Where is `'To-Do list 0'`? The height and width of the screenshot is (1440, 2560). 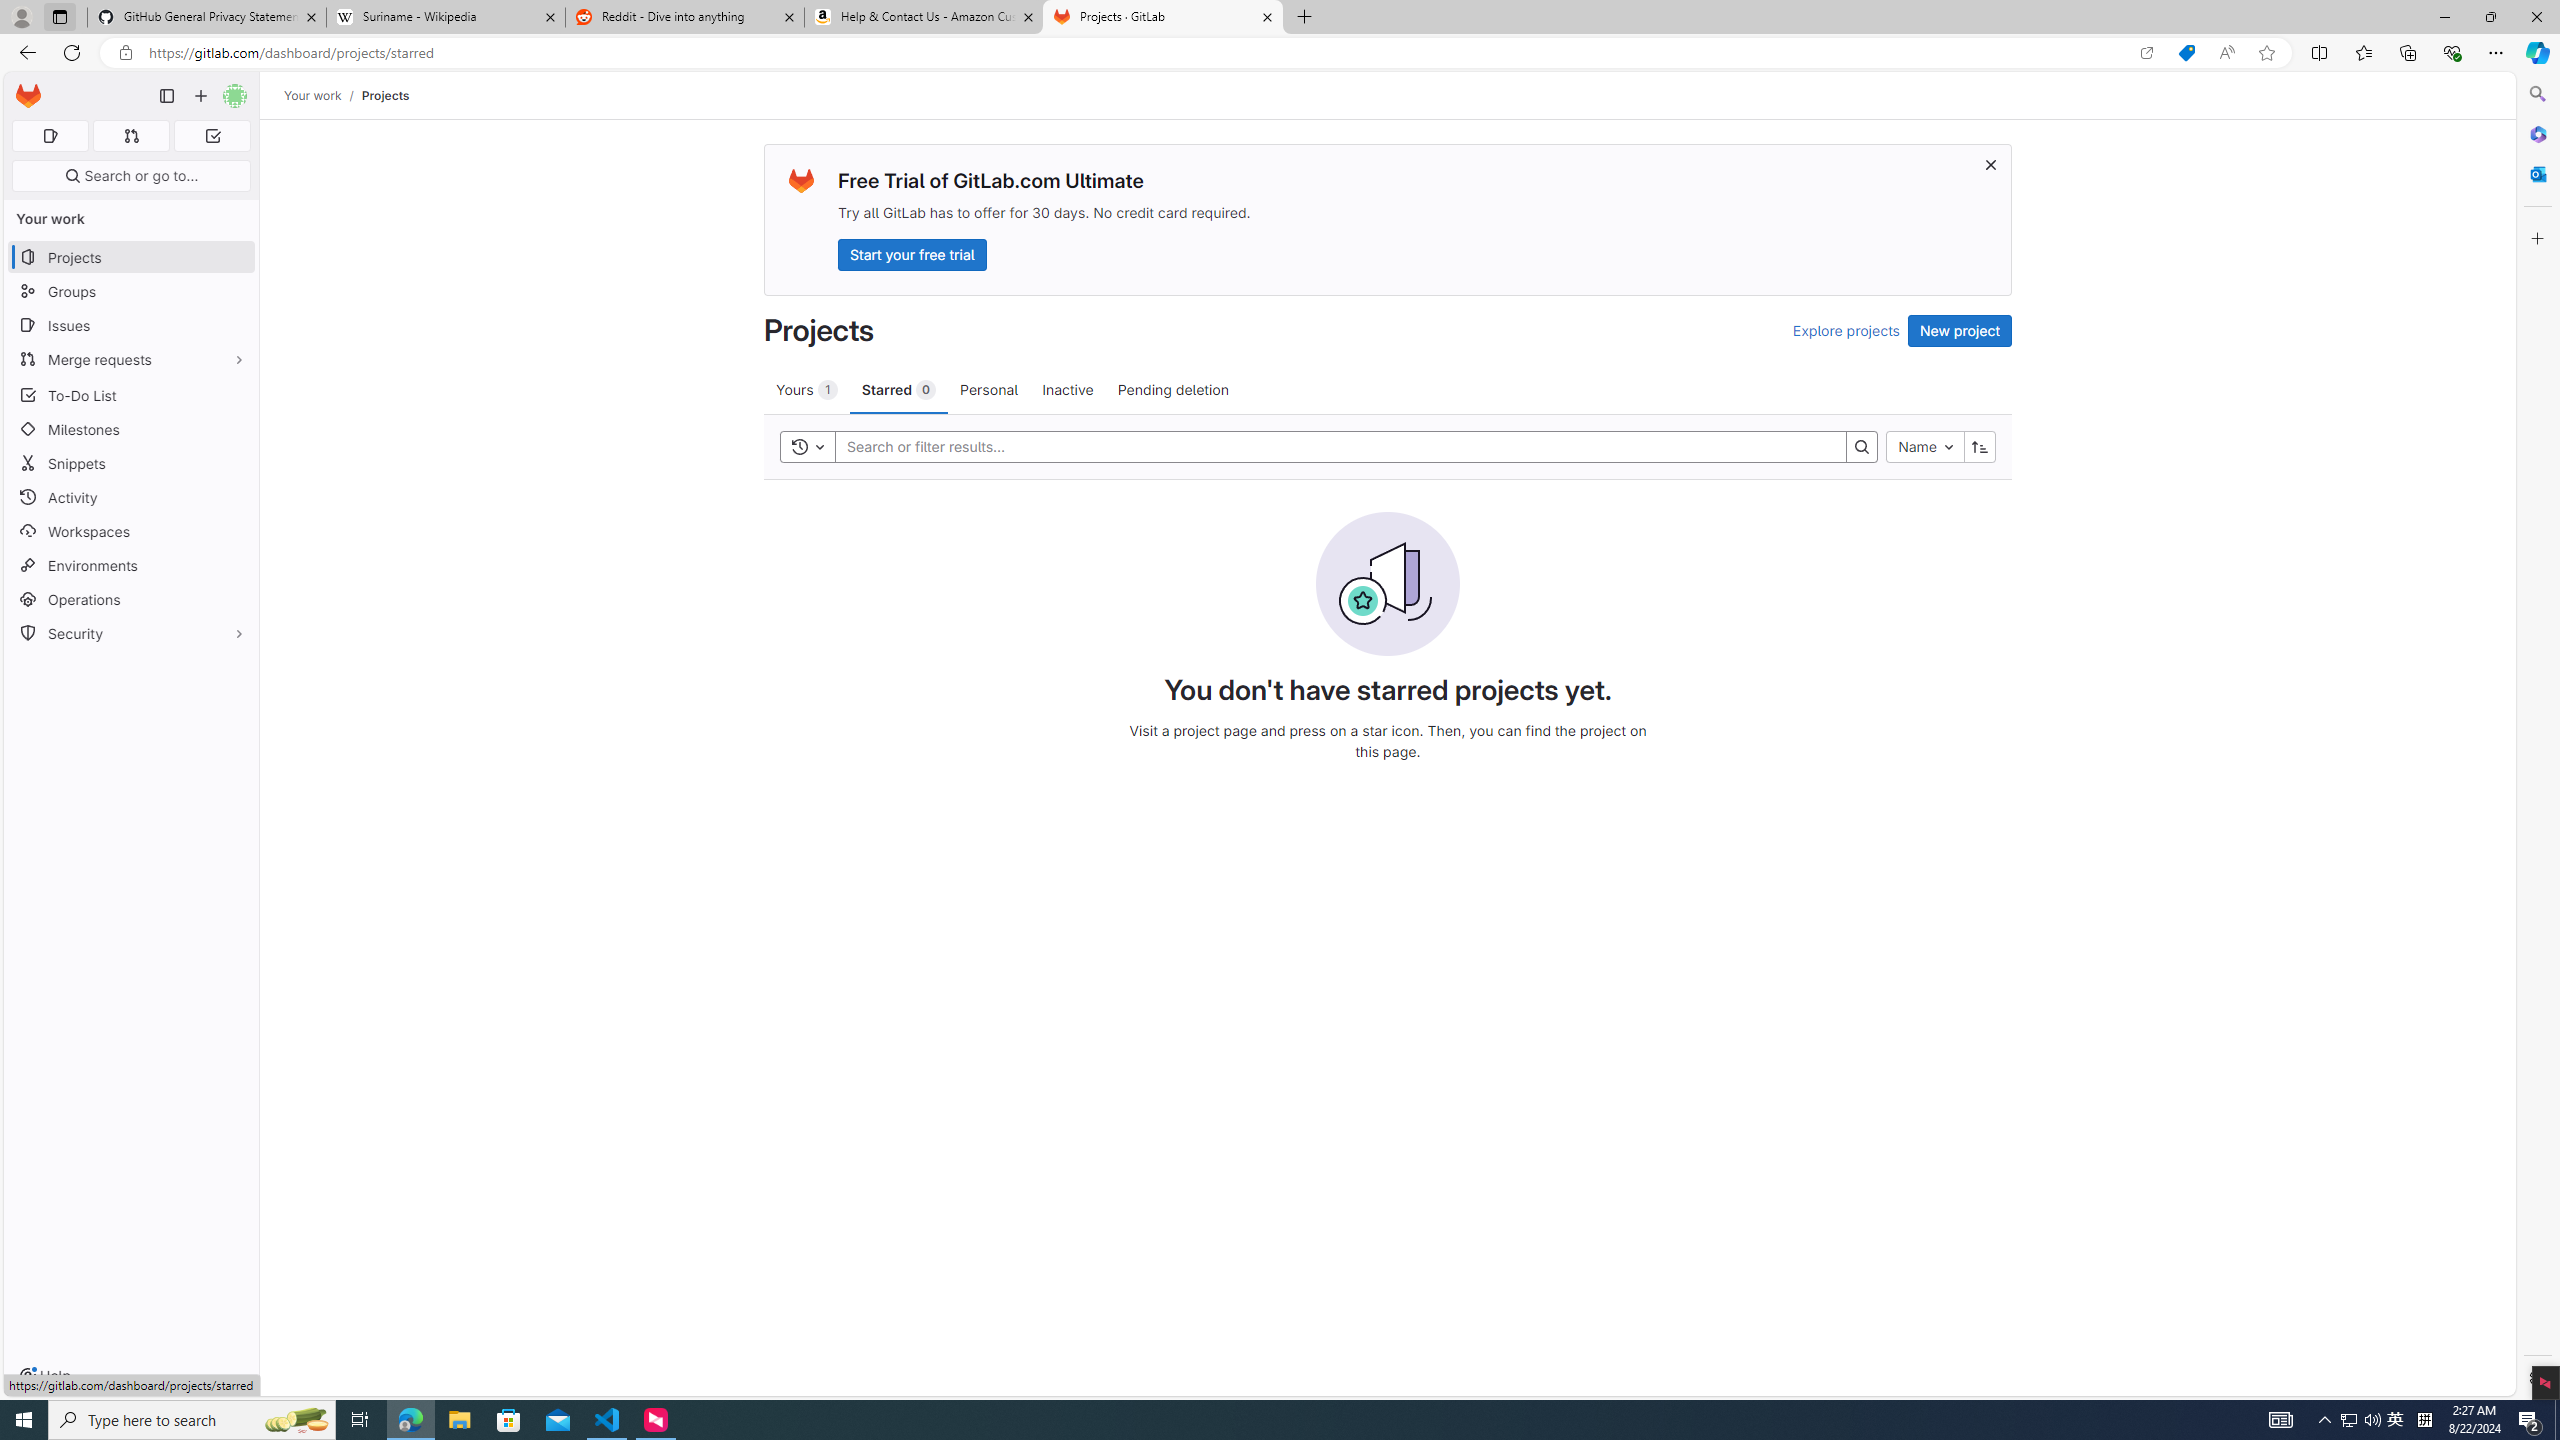 'To-Do list 0' is located at coordinates (211, 135).